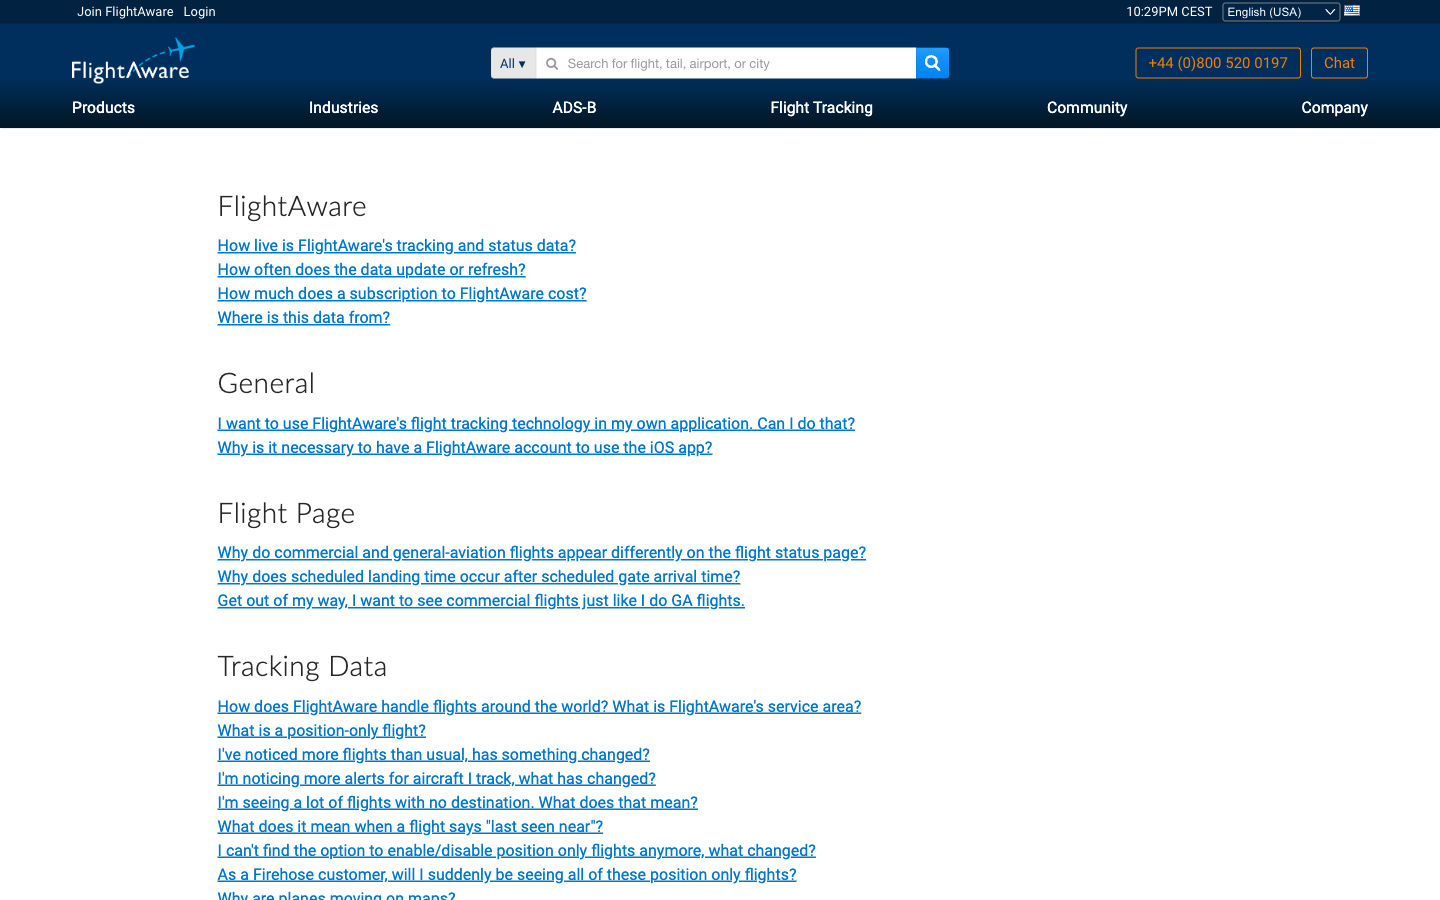  What do you see at coordinates (1338, 62) in the screenshot?
I see `the live chat feature on the FlightAware site` at bounding box center [1338, 62].